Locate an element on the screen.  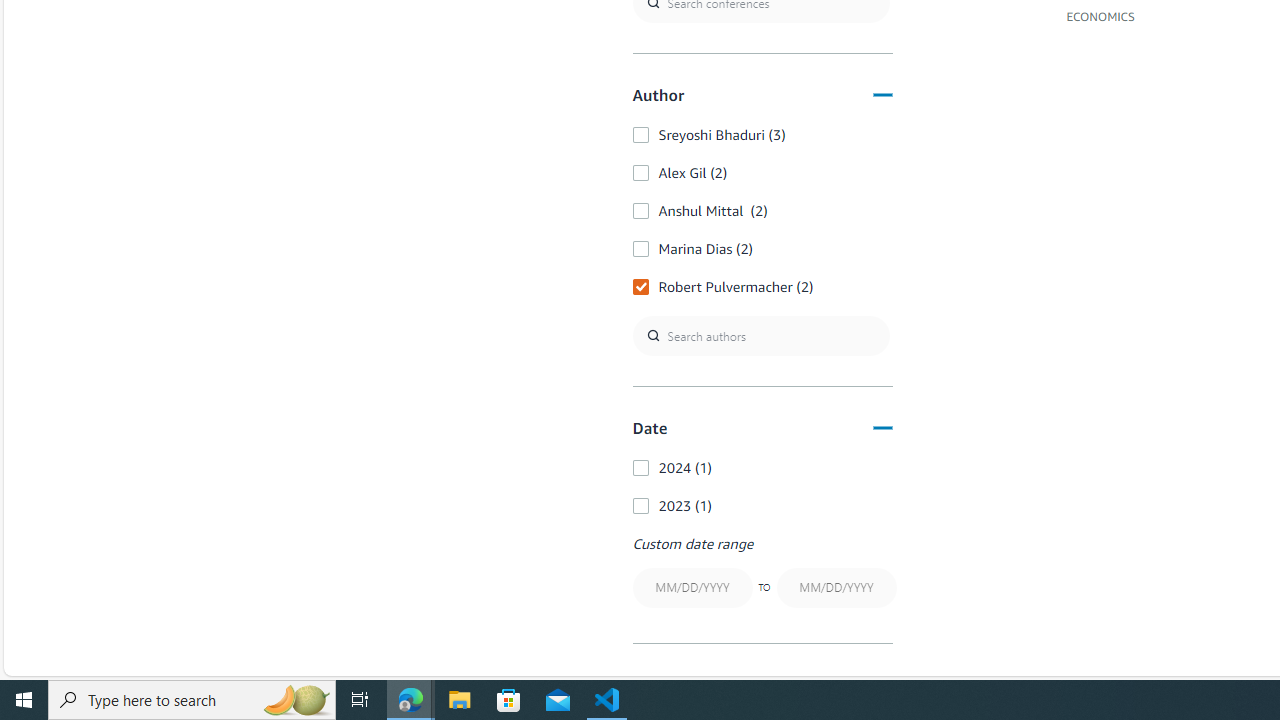
'ECONOMICS' is located at coordinates (1099, 15).